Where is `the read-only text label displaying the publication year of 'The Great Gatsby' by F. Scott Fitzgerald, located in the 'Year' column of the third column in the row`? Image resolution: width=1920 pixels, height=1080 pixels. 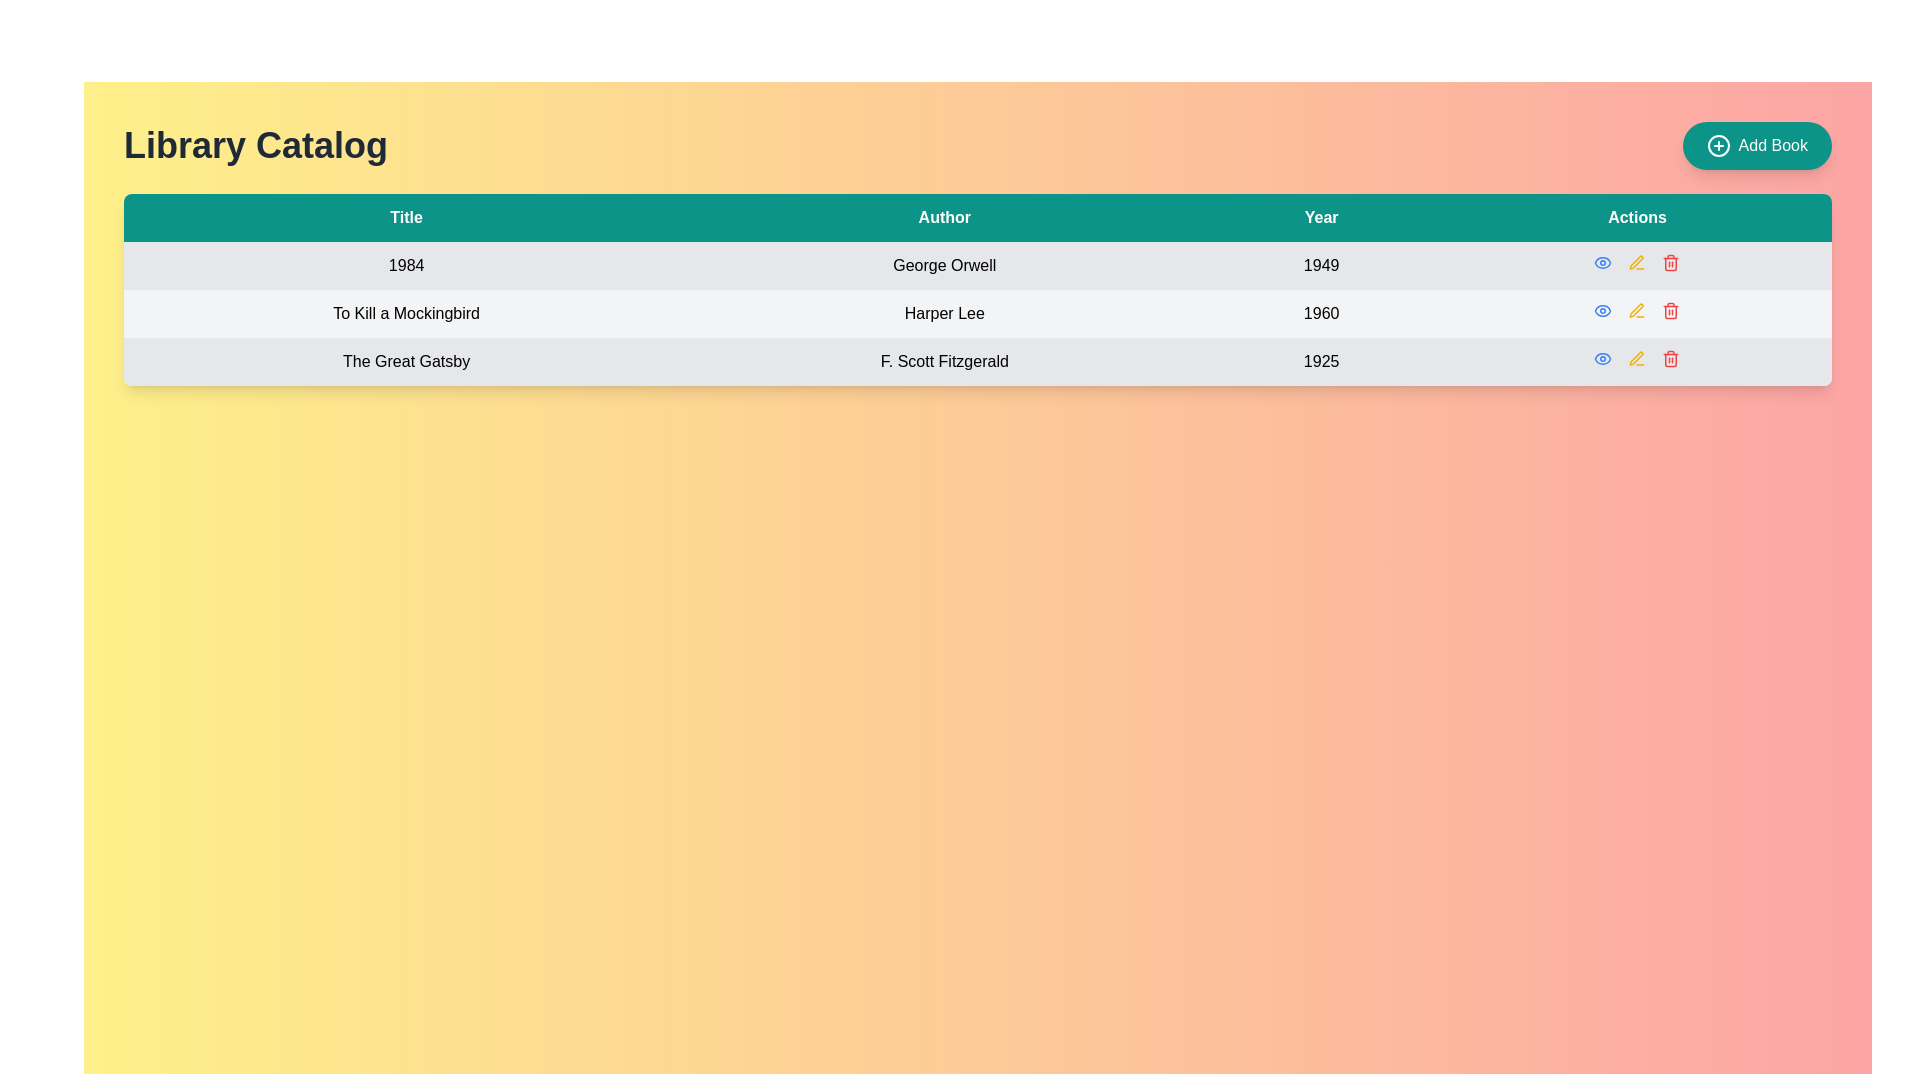
the read-only text label displaying the publication year of 'The Great Gatsby' by F. Scott Fitzgerald, located in the 'Year' column of the third column in the row is located at coordinates (1321, 362).